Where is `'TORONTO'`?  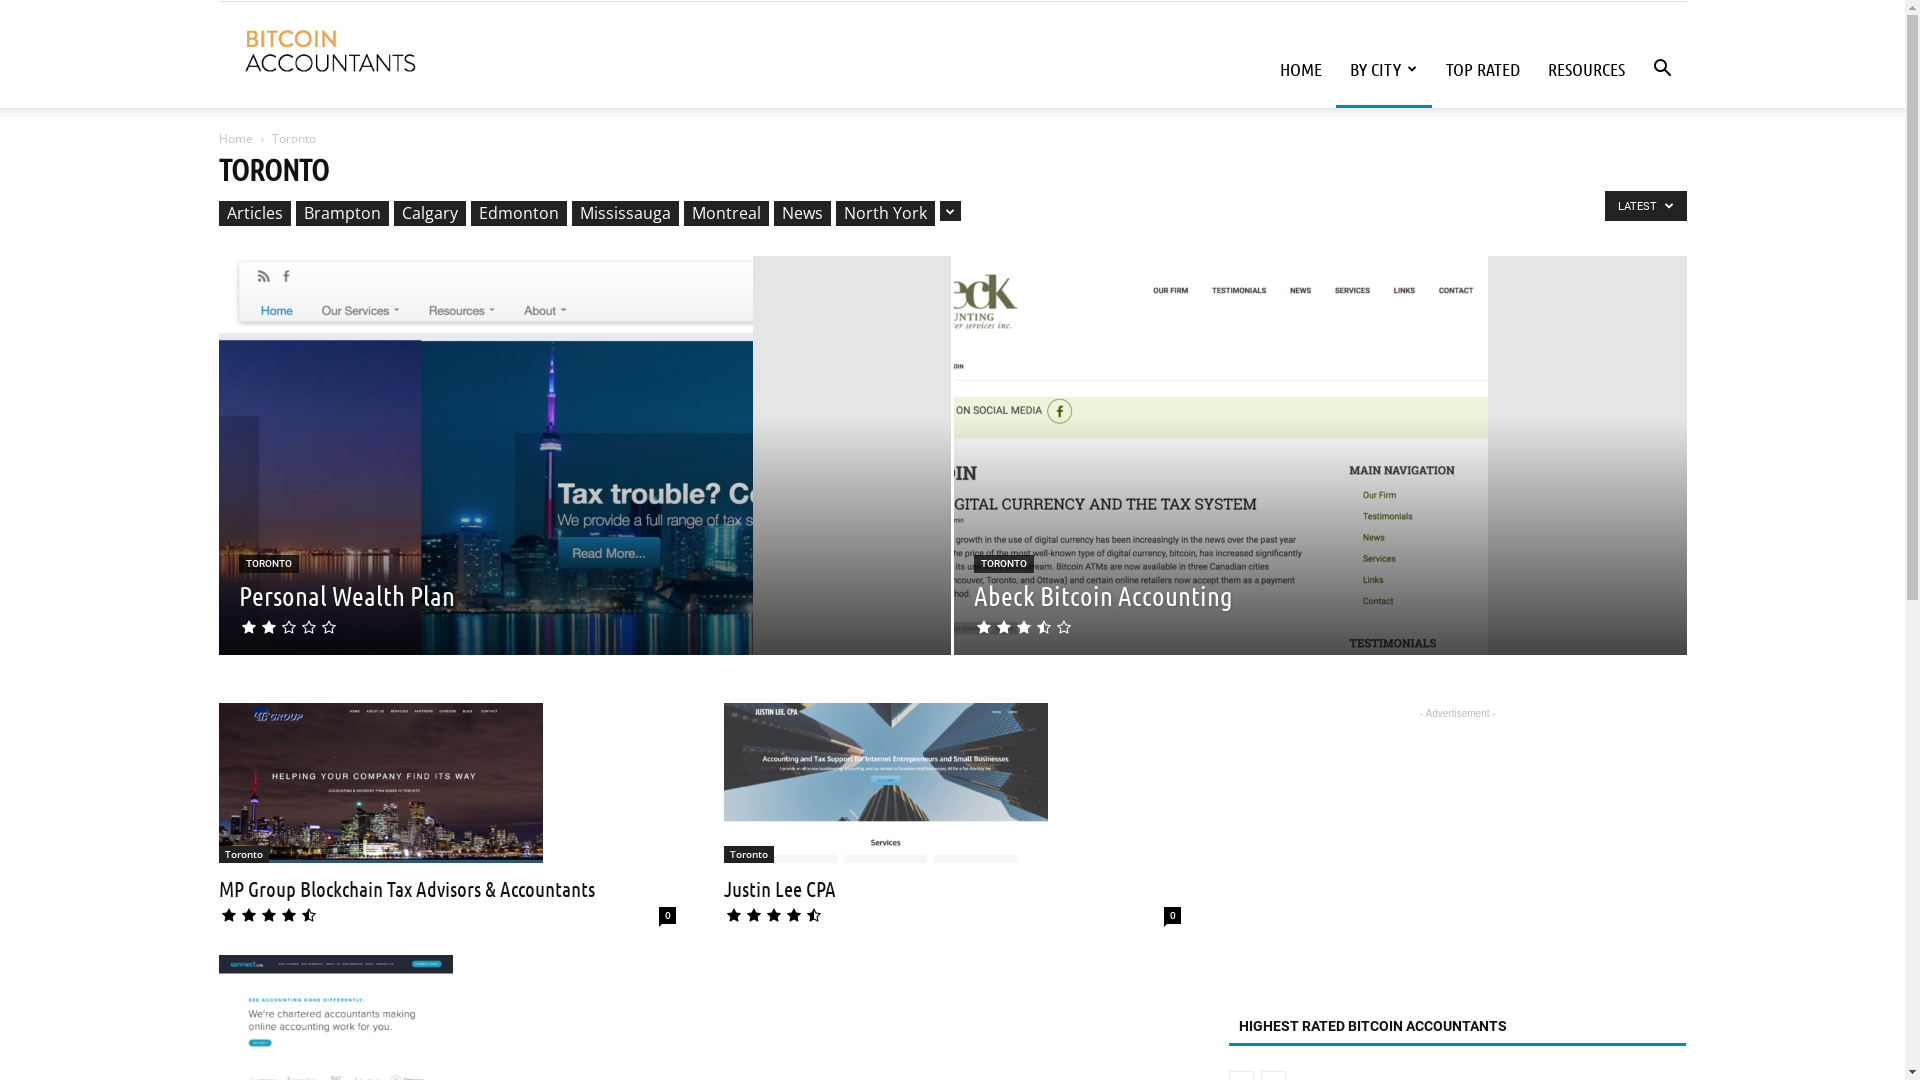
'TORONTO' is located at coordinates (1003, 563).